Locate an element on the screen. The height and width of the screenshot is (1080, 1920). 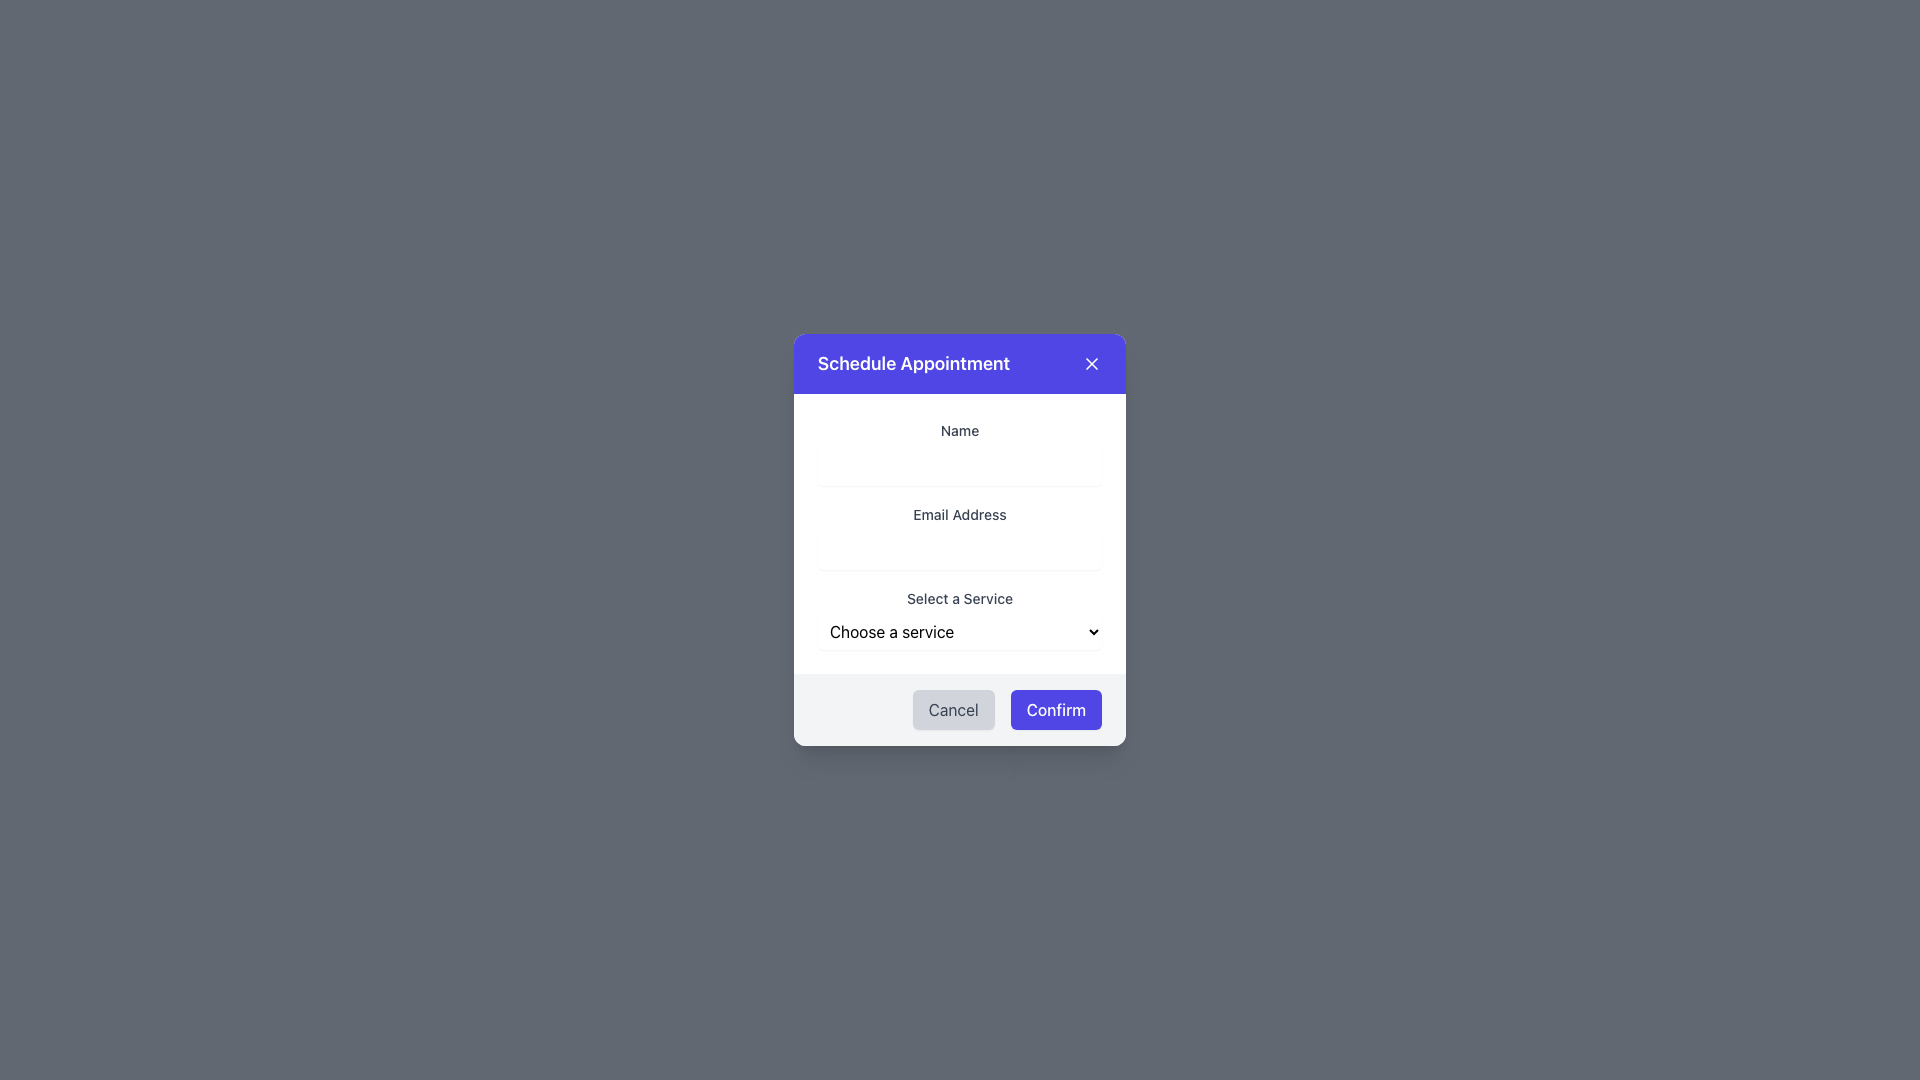
the text label that informs the user about the email input field in the 'Schedule Appointment' modal dialog, which is located above the email input field is located at coordinates (960, 512).